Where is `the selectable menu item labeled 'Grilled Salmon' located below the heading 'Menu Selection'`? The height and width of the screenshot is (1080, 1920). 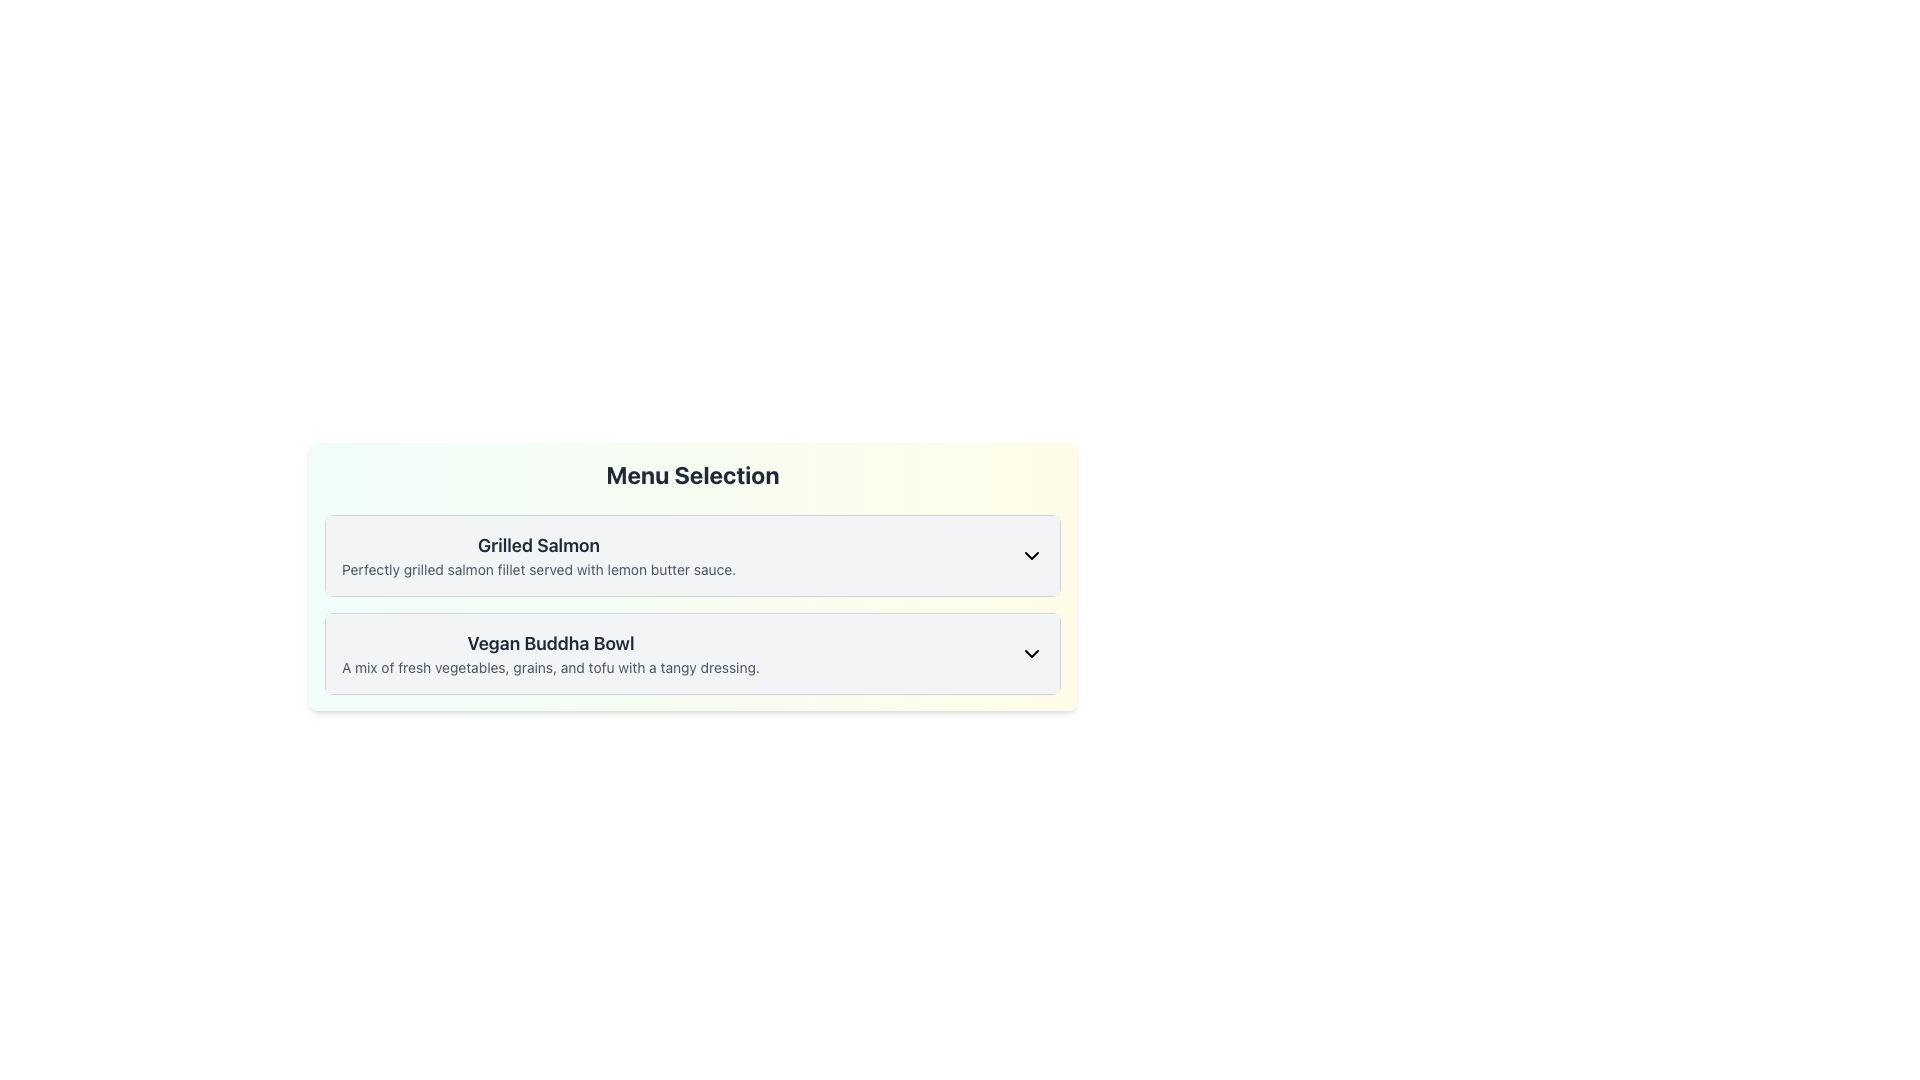 the selectable menu item labeled 'Grilled Salmon' located below the heading 'Menu Selection' is located at coordinates (692, 555).